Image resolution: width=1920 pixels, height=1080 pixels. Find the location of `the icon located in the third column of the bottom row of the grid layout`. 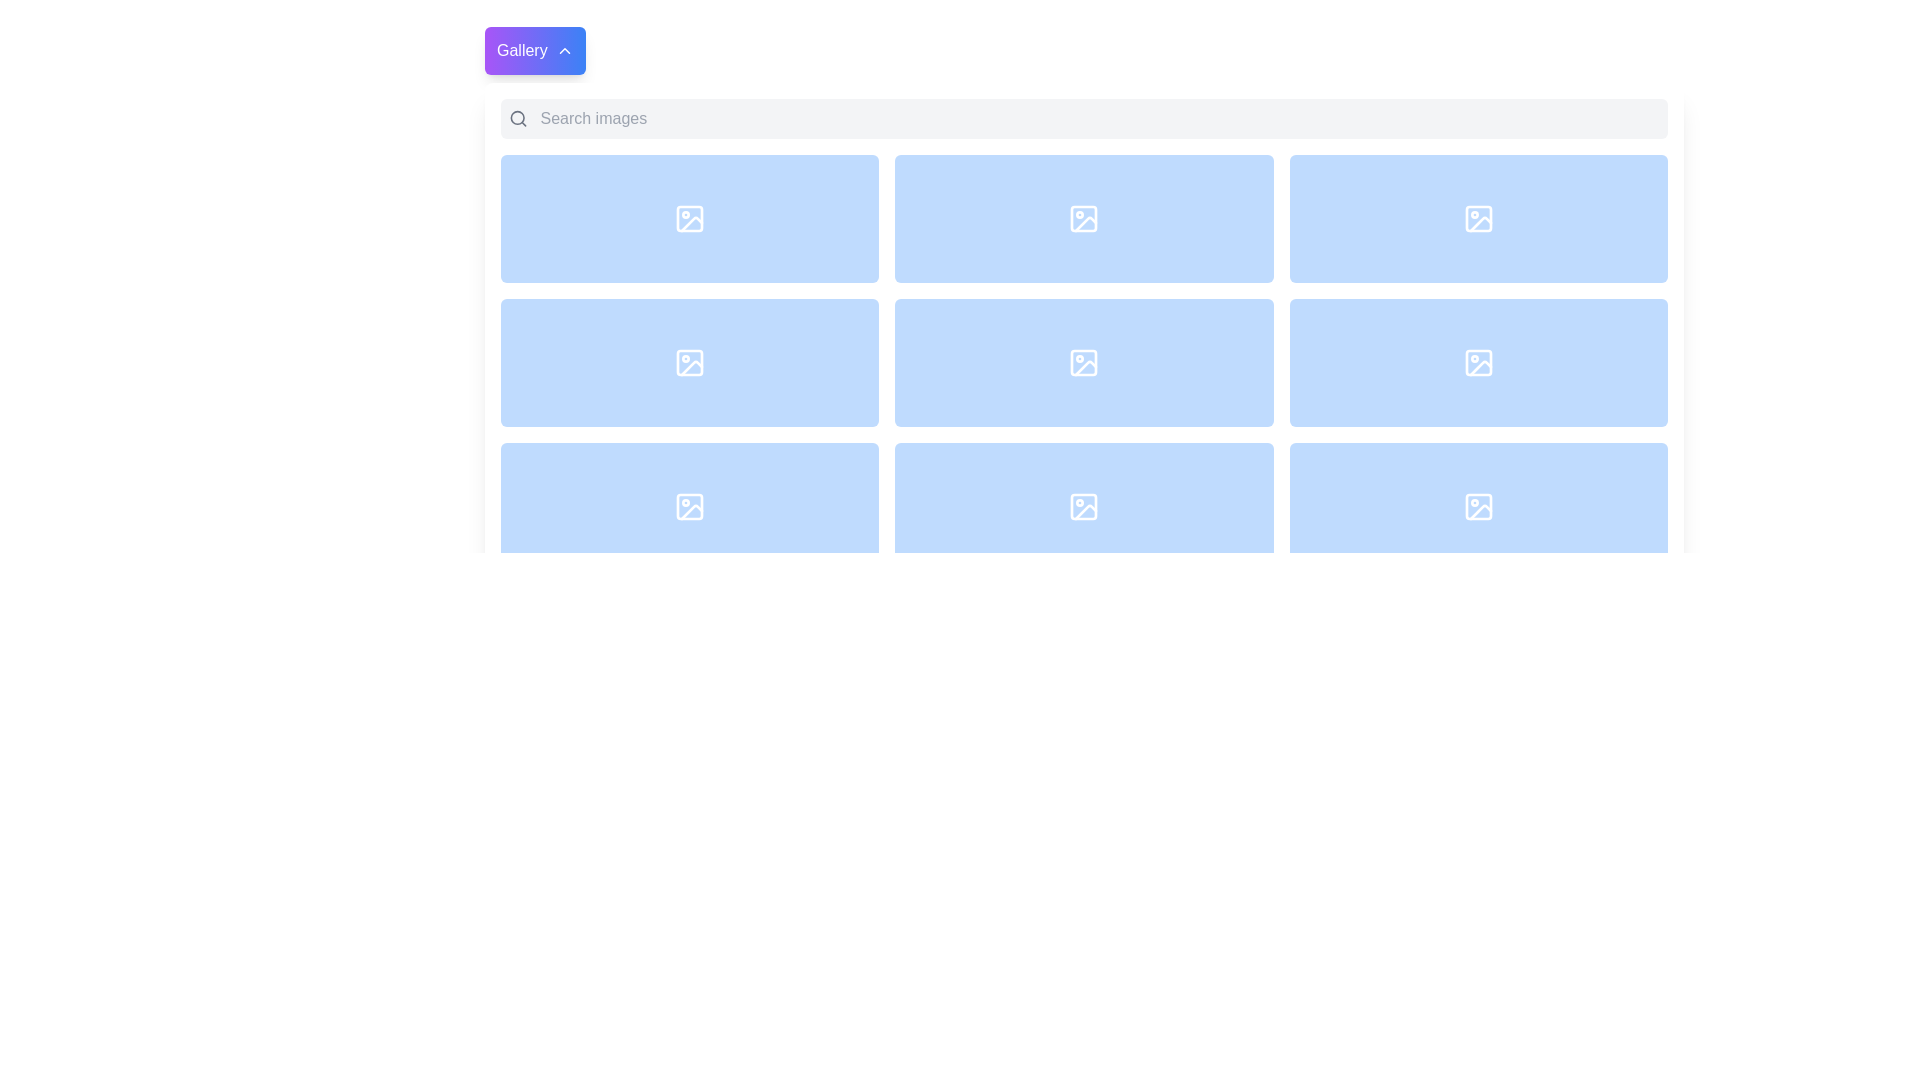

the icon located in the third column of the bottom row of the grid layout is located at coordinates (690, 505).